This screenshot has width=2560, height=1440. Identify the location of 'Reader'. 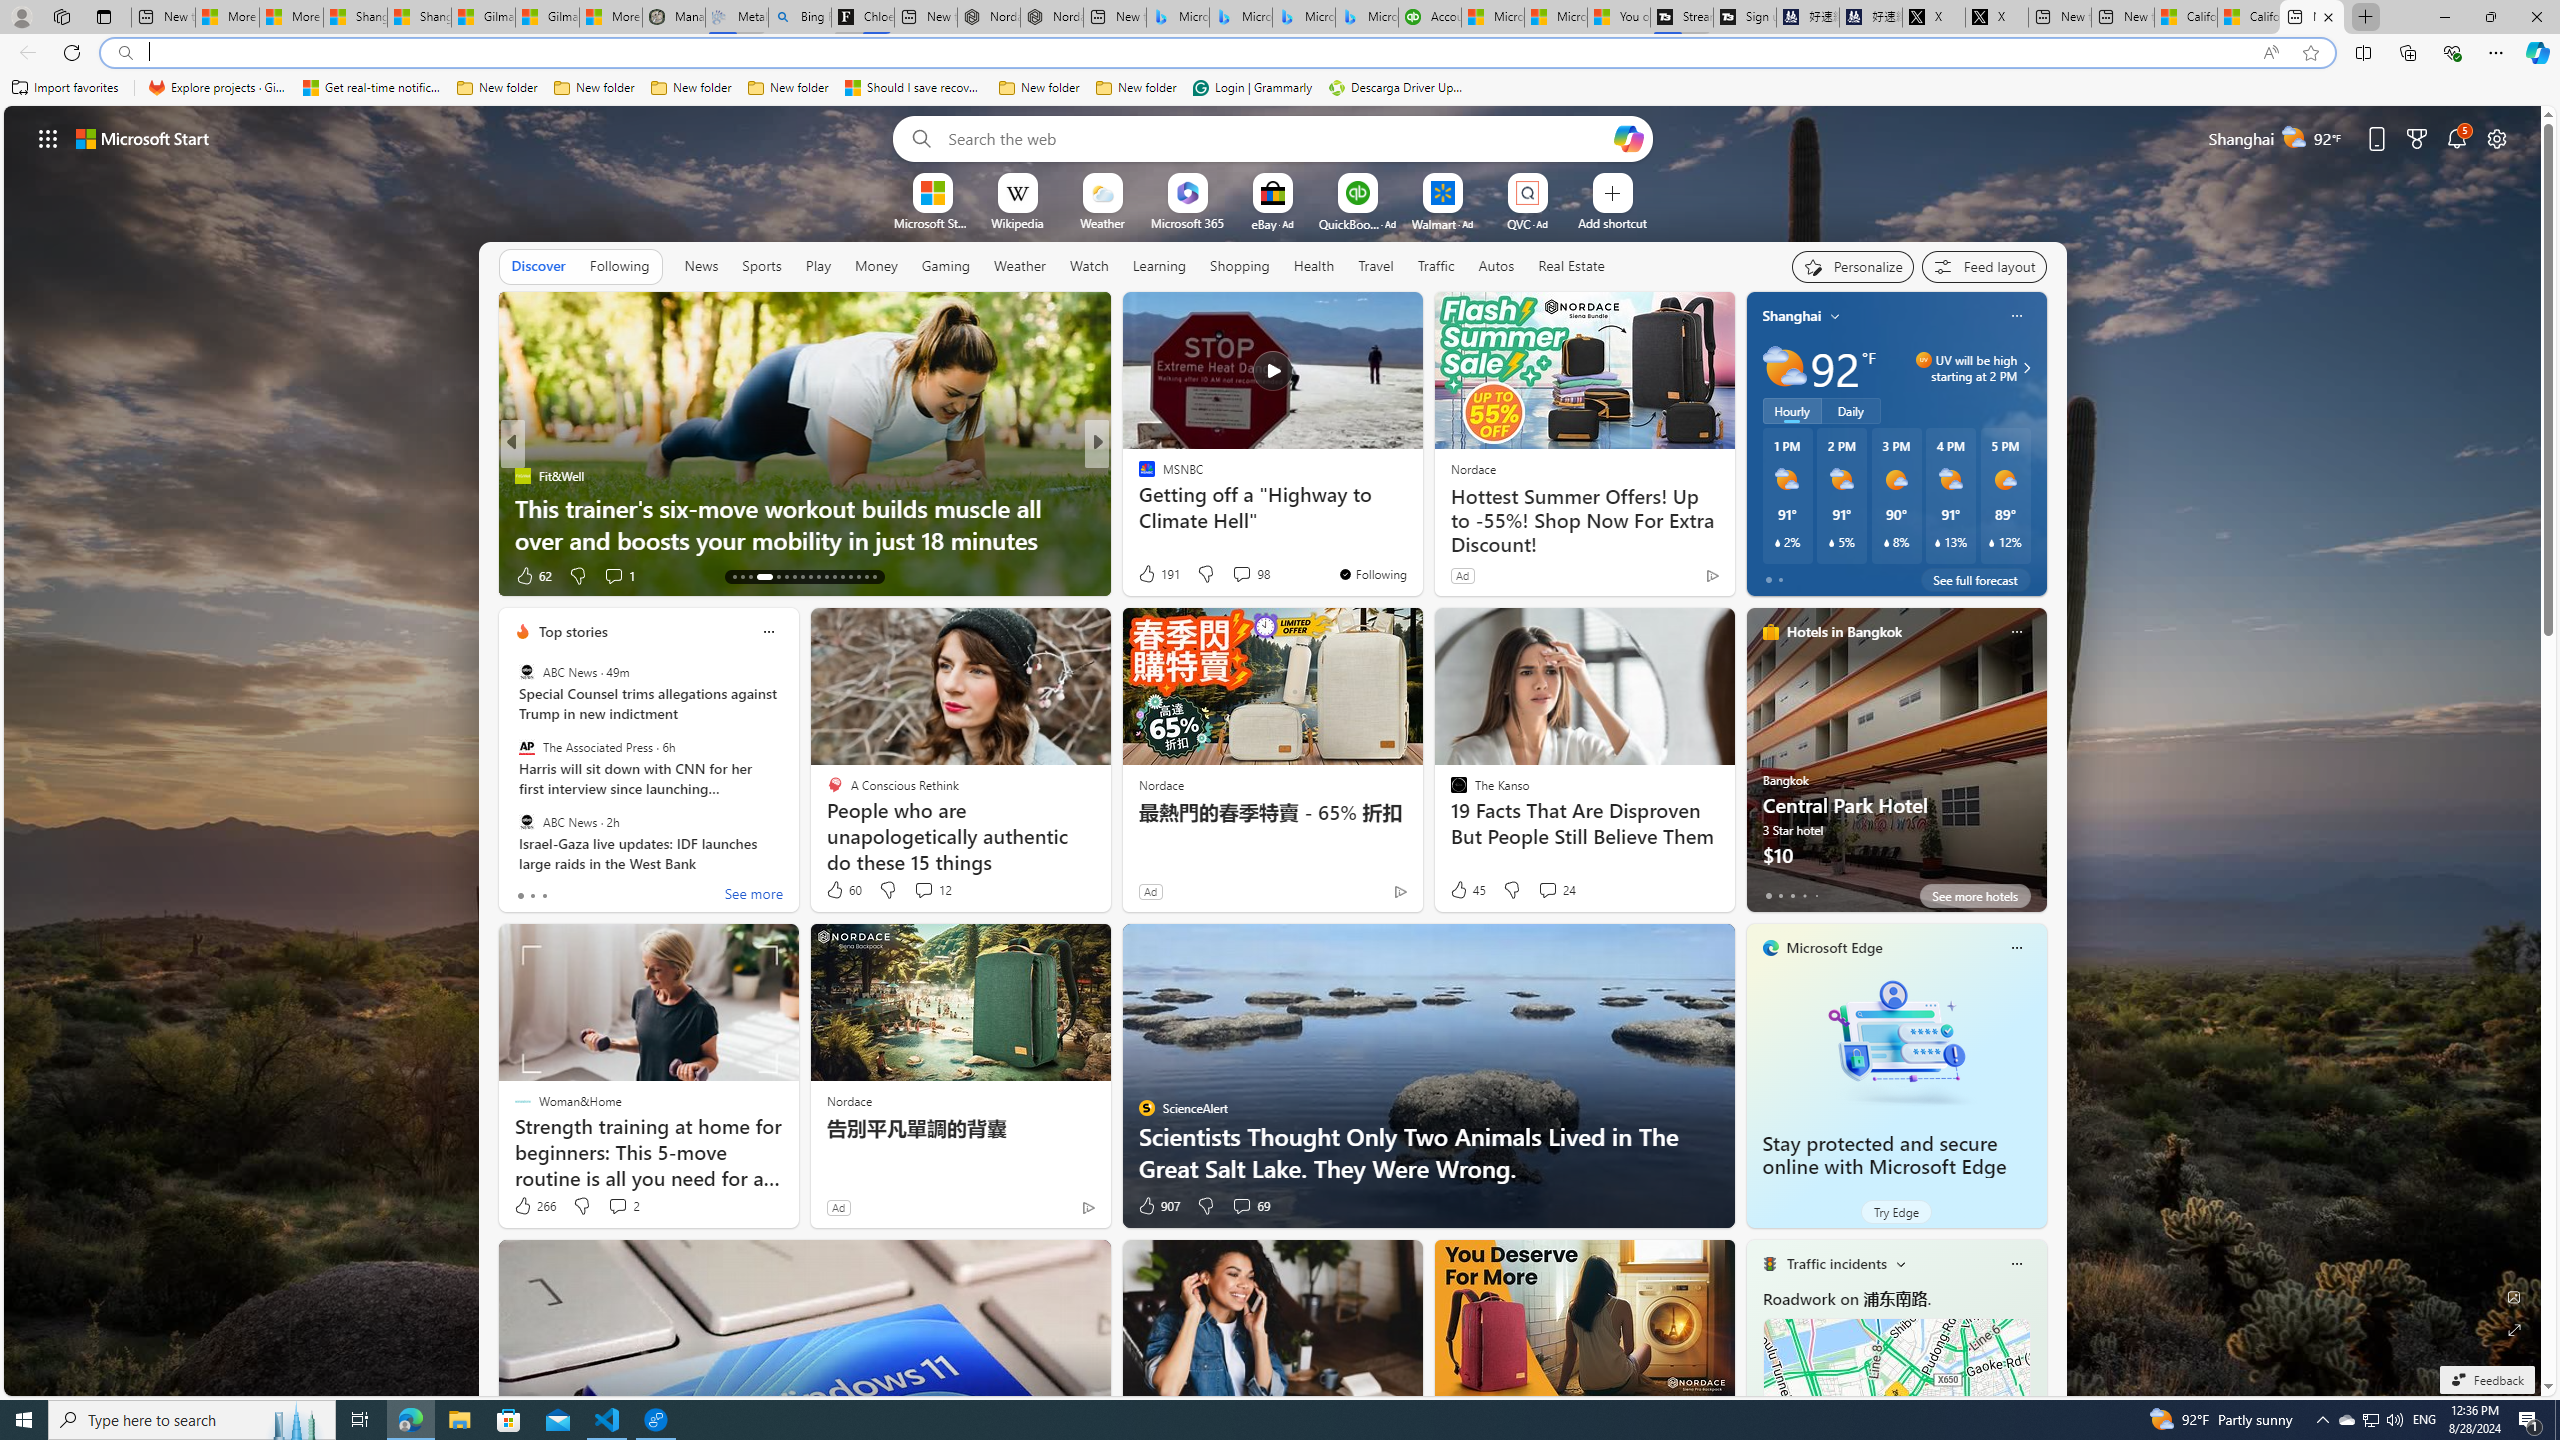
(1137, 474).